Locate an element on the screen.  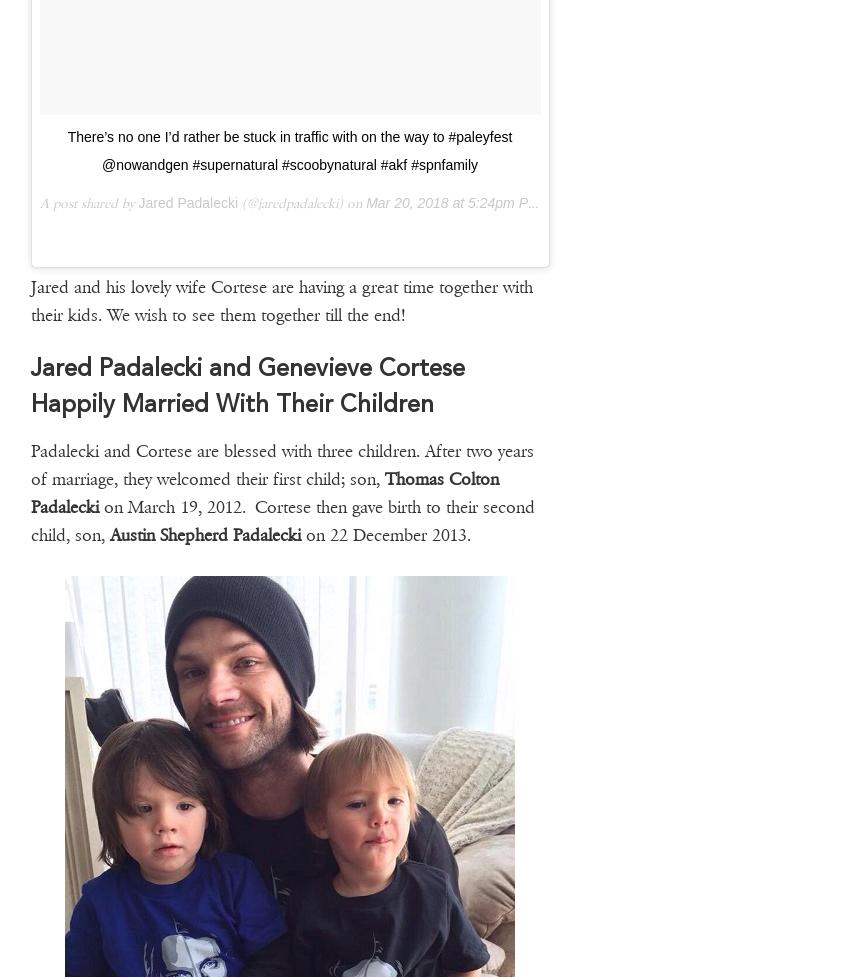
'Austin Shepherd Padalecki' is located at coordinates (203, 533).